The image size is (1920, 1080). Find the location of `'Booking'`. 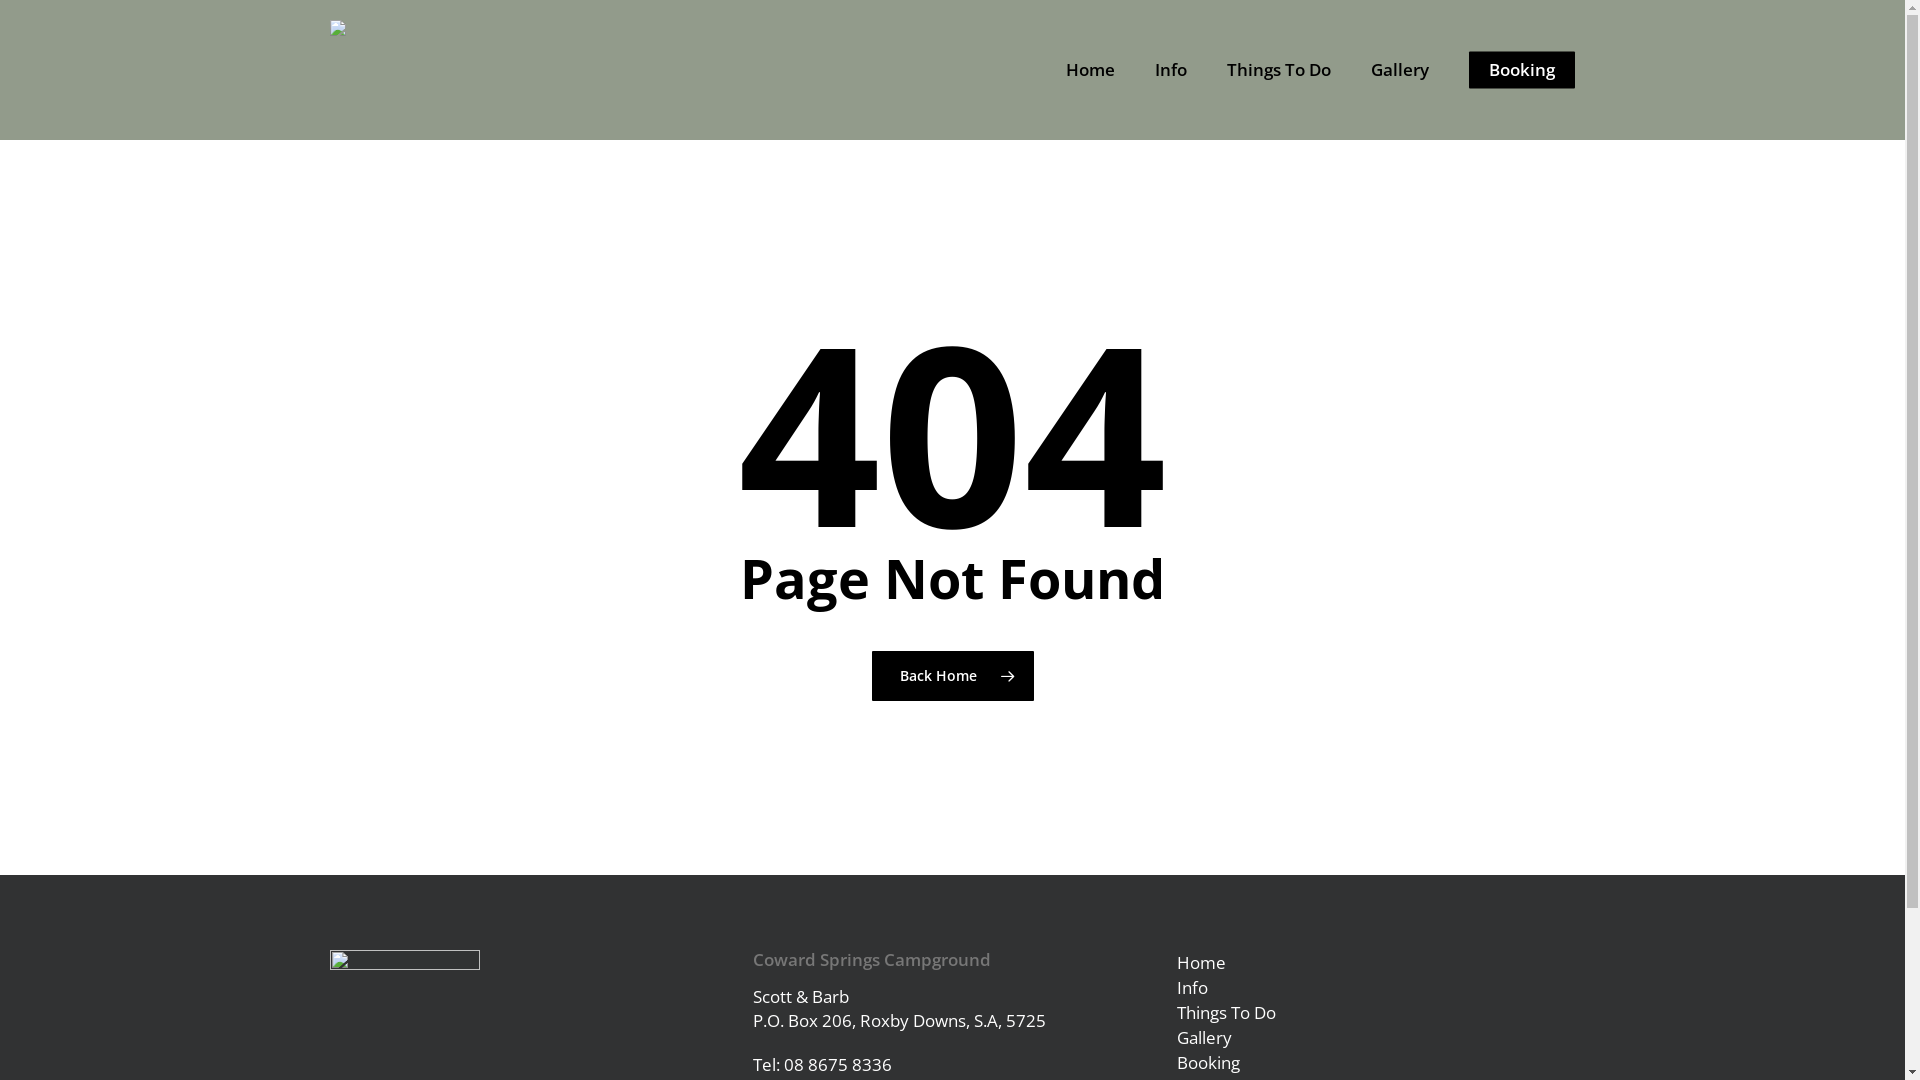

'Booking' is located at coordinates (1375, 1061).